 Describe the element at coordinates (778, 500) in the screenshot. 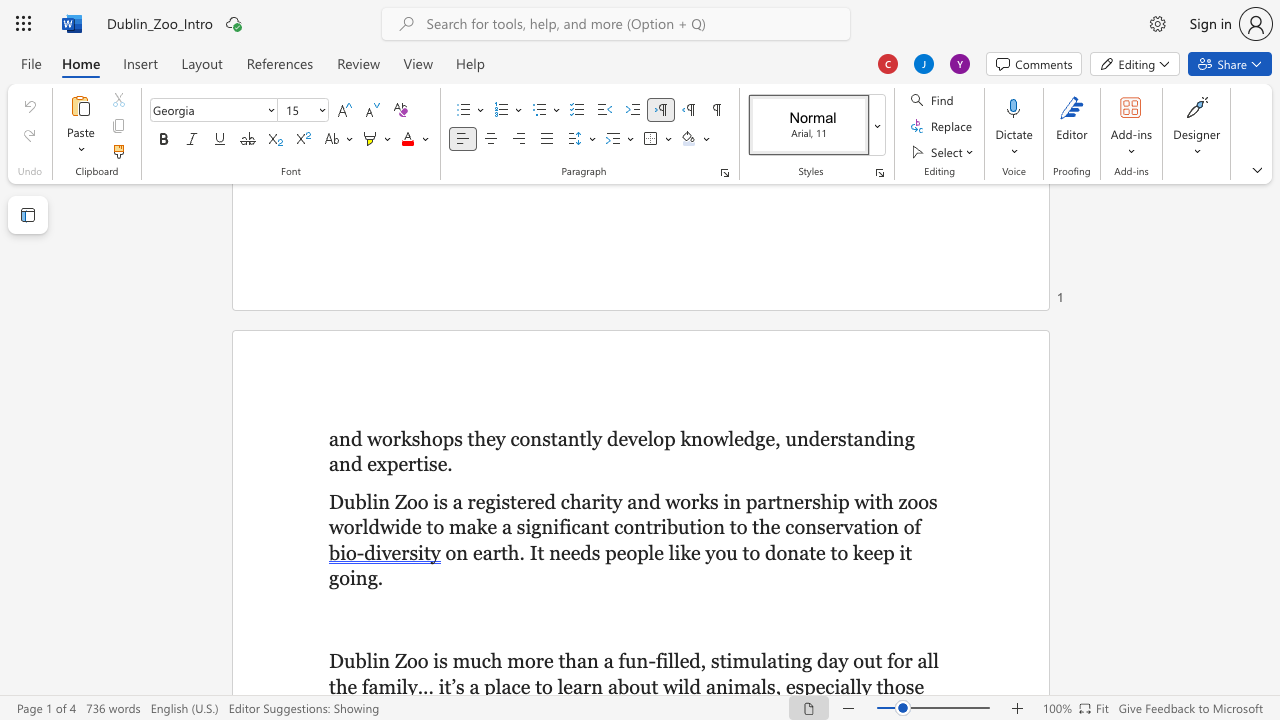

I see `the 3th character "t" in the text` at that location.